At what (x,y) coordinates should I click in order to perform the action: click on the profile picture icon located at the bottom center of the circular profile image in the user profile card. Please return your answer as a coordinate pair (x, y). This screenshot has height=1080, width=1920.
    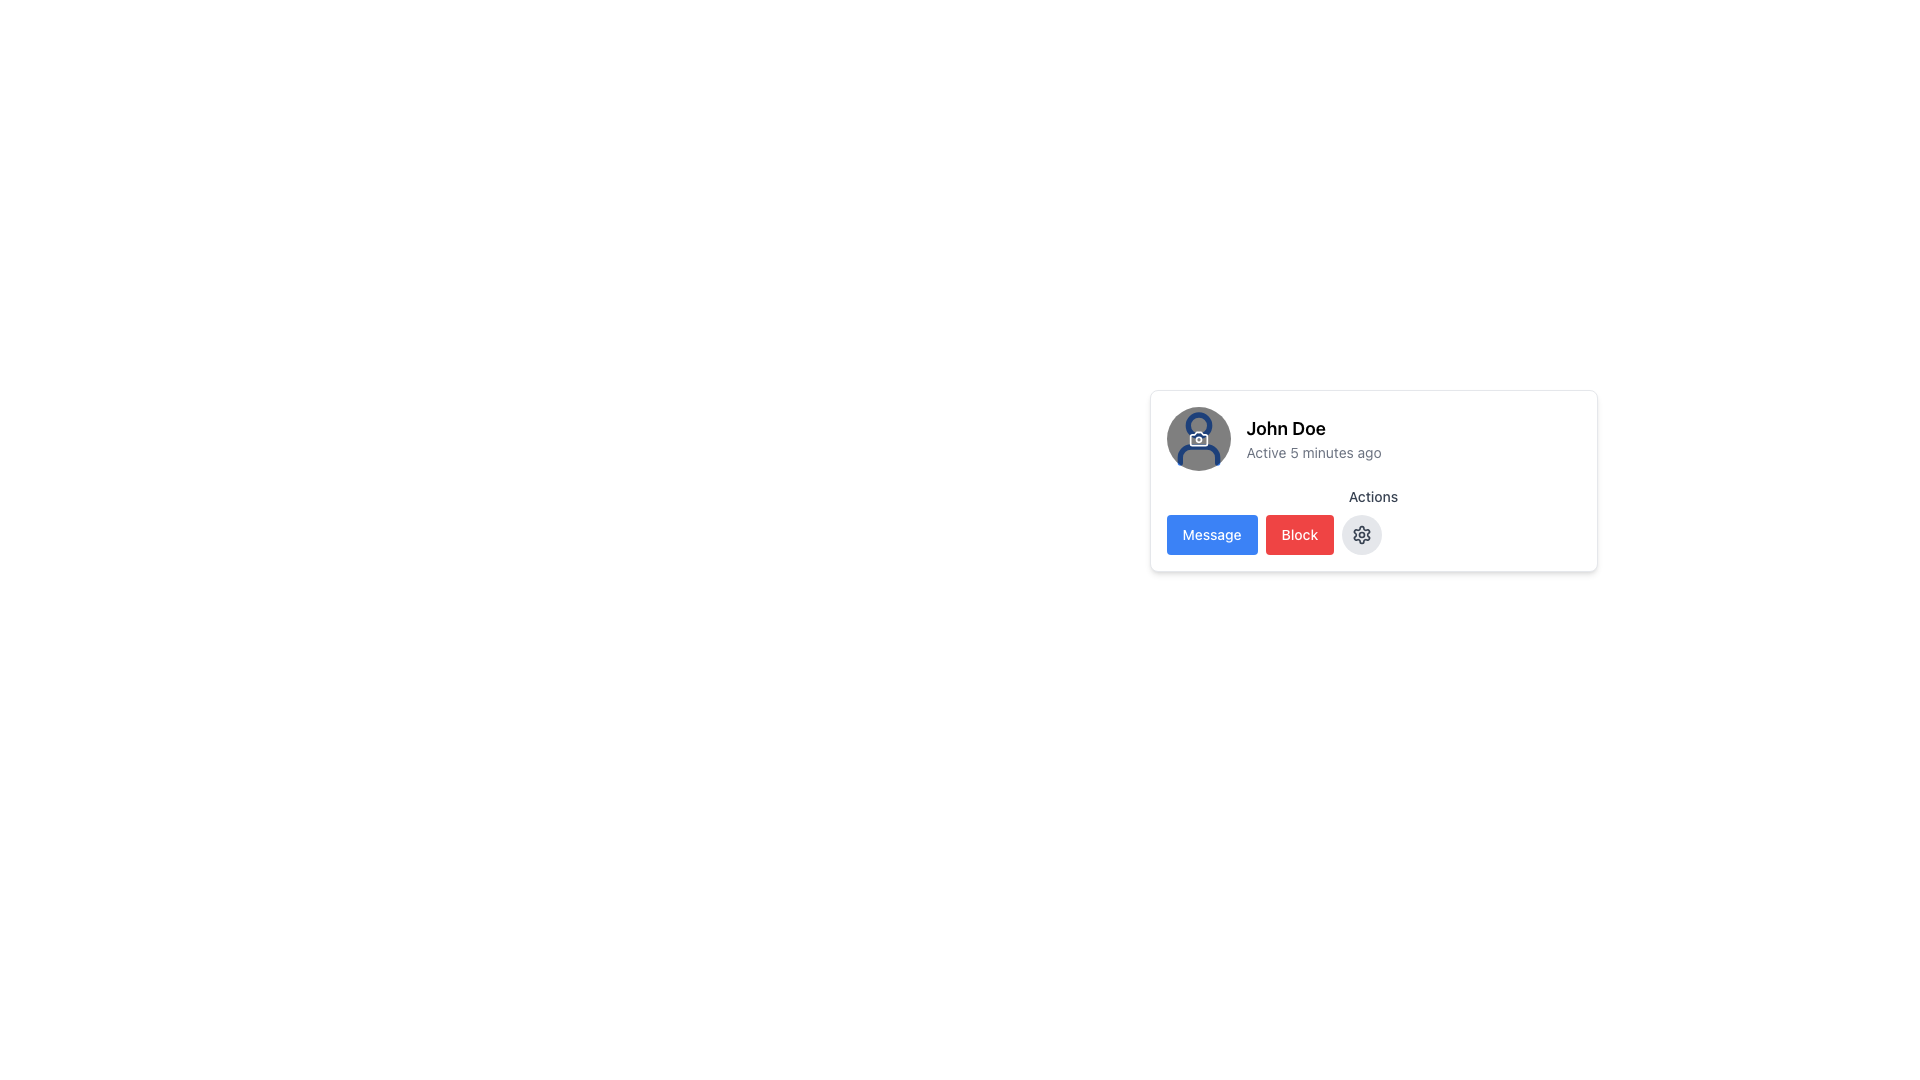
    Looking at the image, I should click on (1198, 438).